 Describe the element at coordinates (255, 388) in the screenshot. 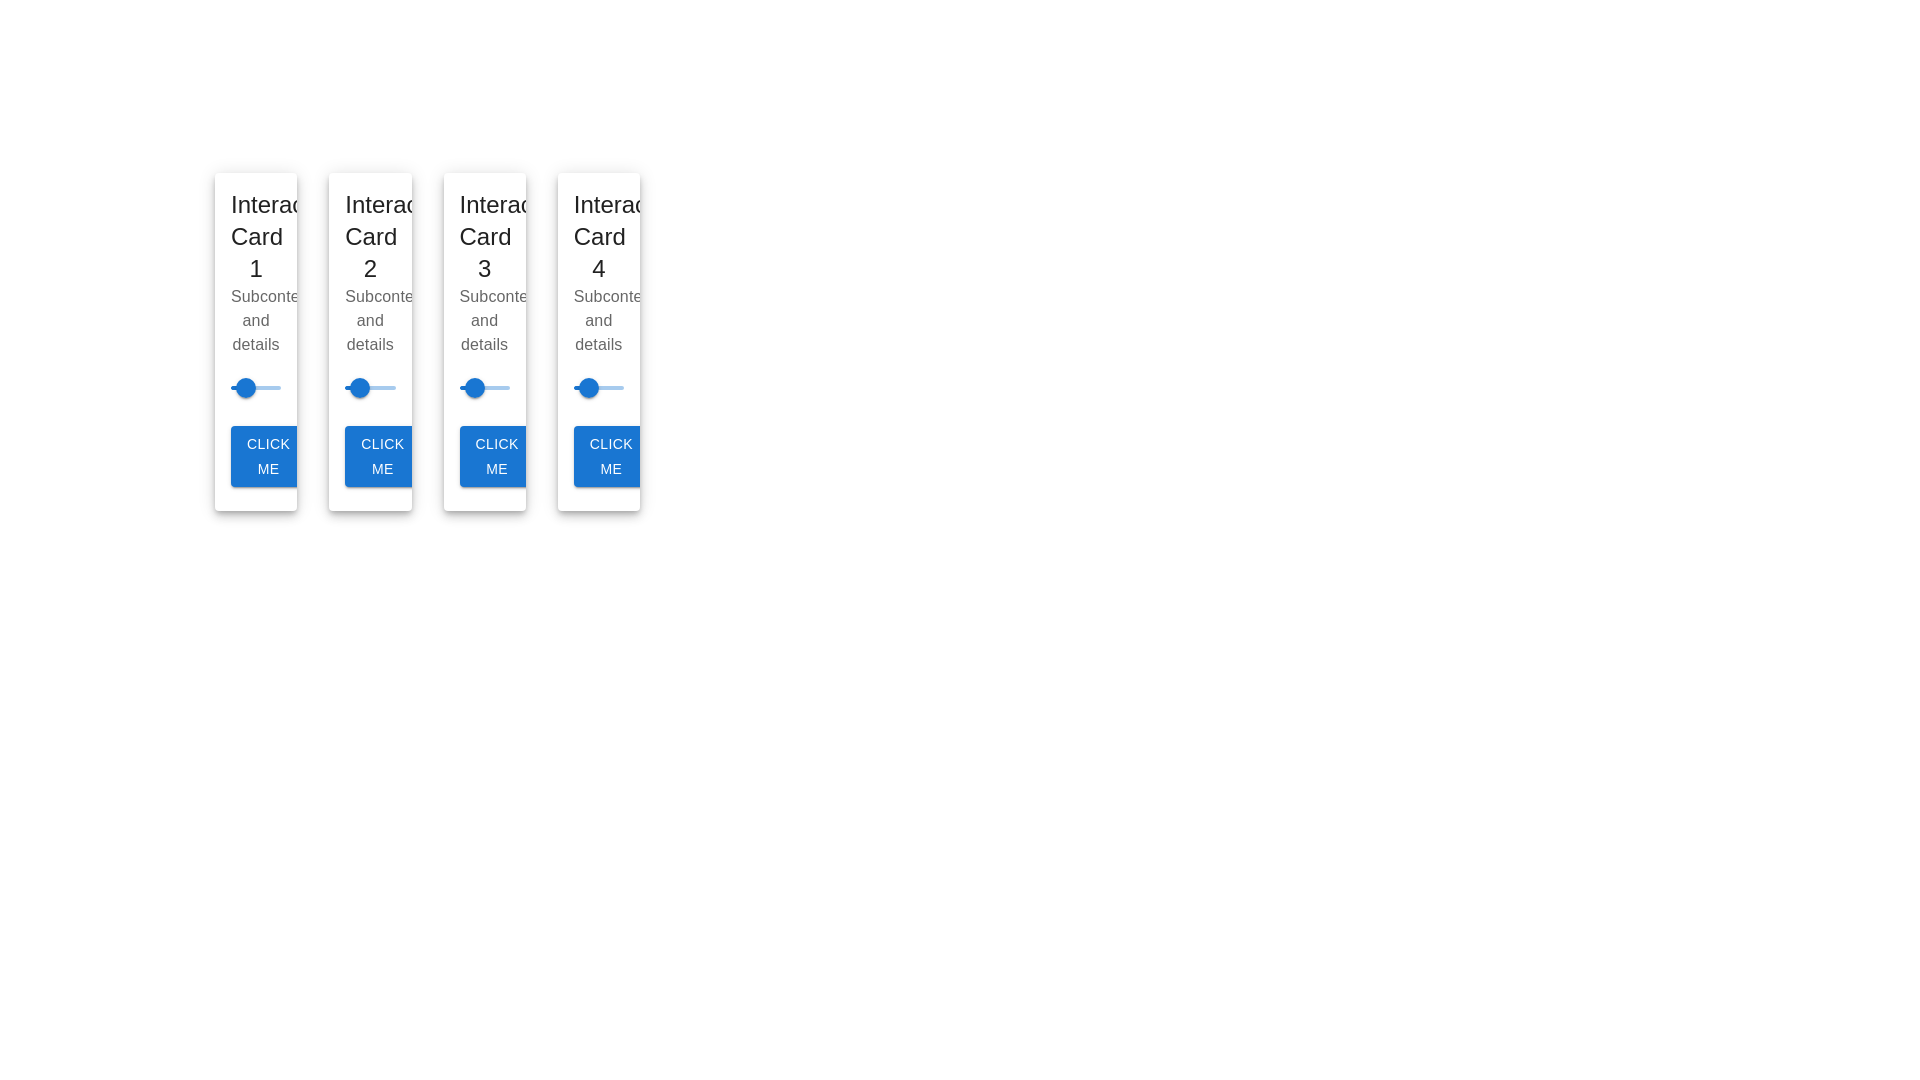

I see `the blue circular thumb of the slider located within 'Interactive Card 1', below the subheading 'Subcontent and details' and above the button labeled 'Click Me'` at that location.